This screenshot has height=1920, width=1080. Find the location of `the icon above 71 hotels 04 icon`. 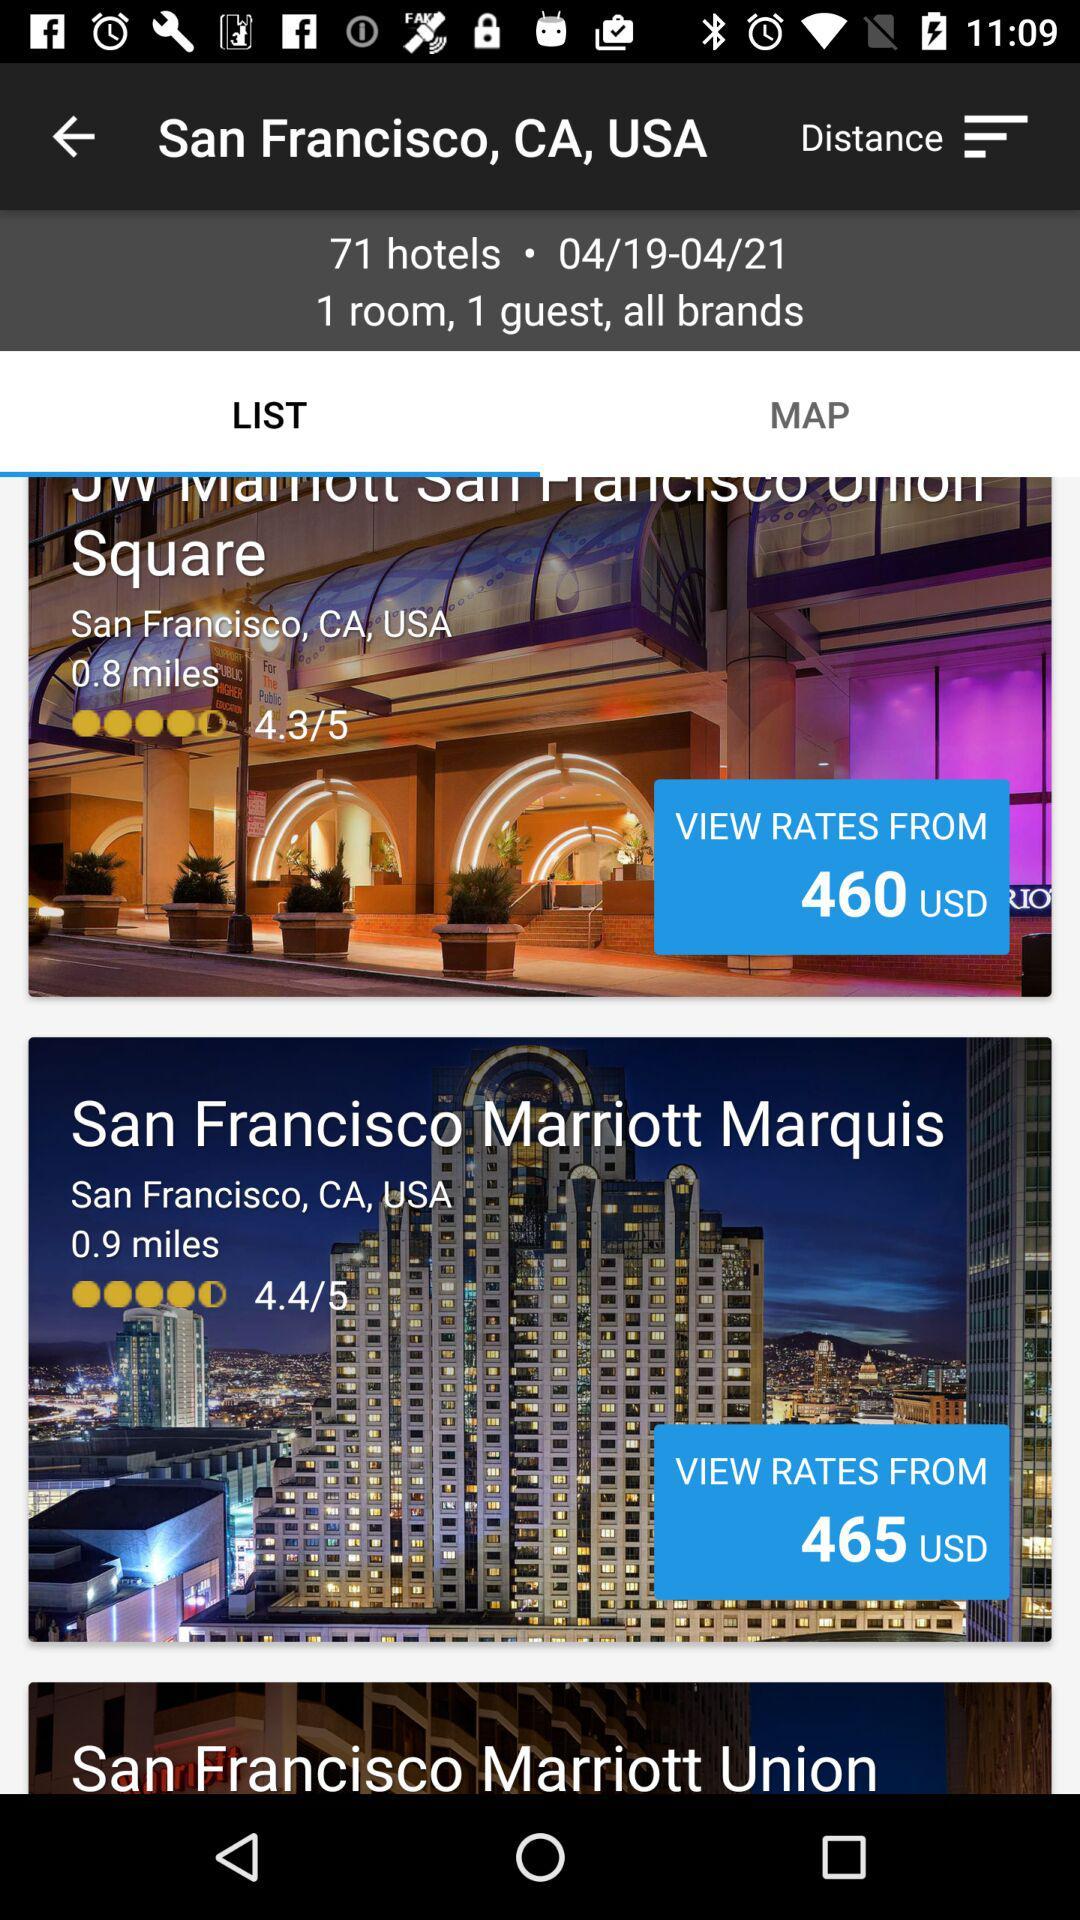

the icon above 71 hotels 04 icon is located at coordinates (924, 135).